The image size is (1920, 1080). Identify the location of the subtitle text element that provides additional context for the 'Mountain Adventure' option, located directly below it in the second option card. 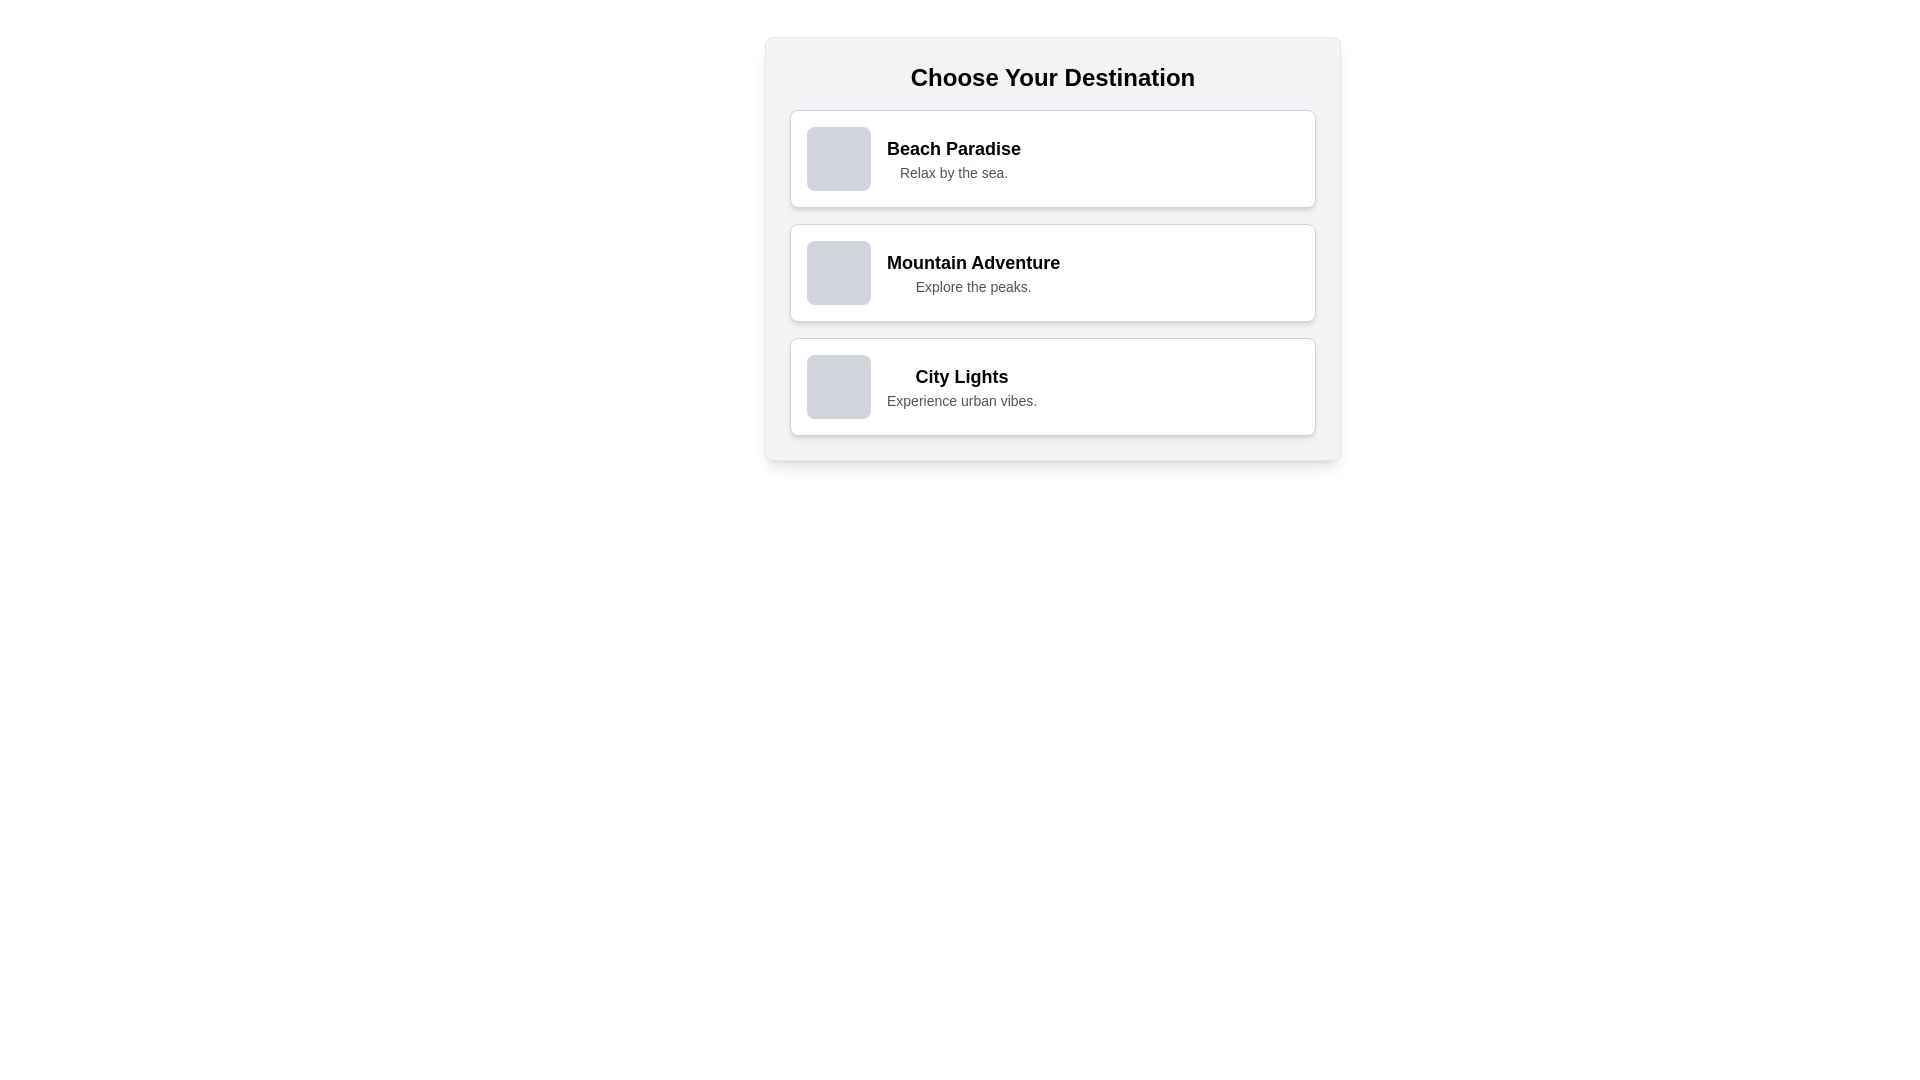
(973, 286).